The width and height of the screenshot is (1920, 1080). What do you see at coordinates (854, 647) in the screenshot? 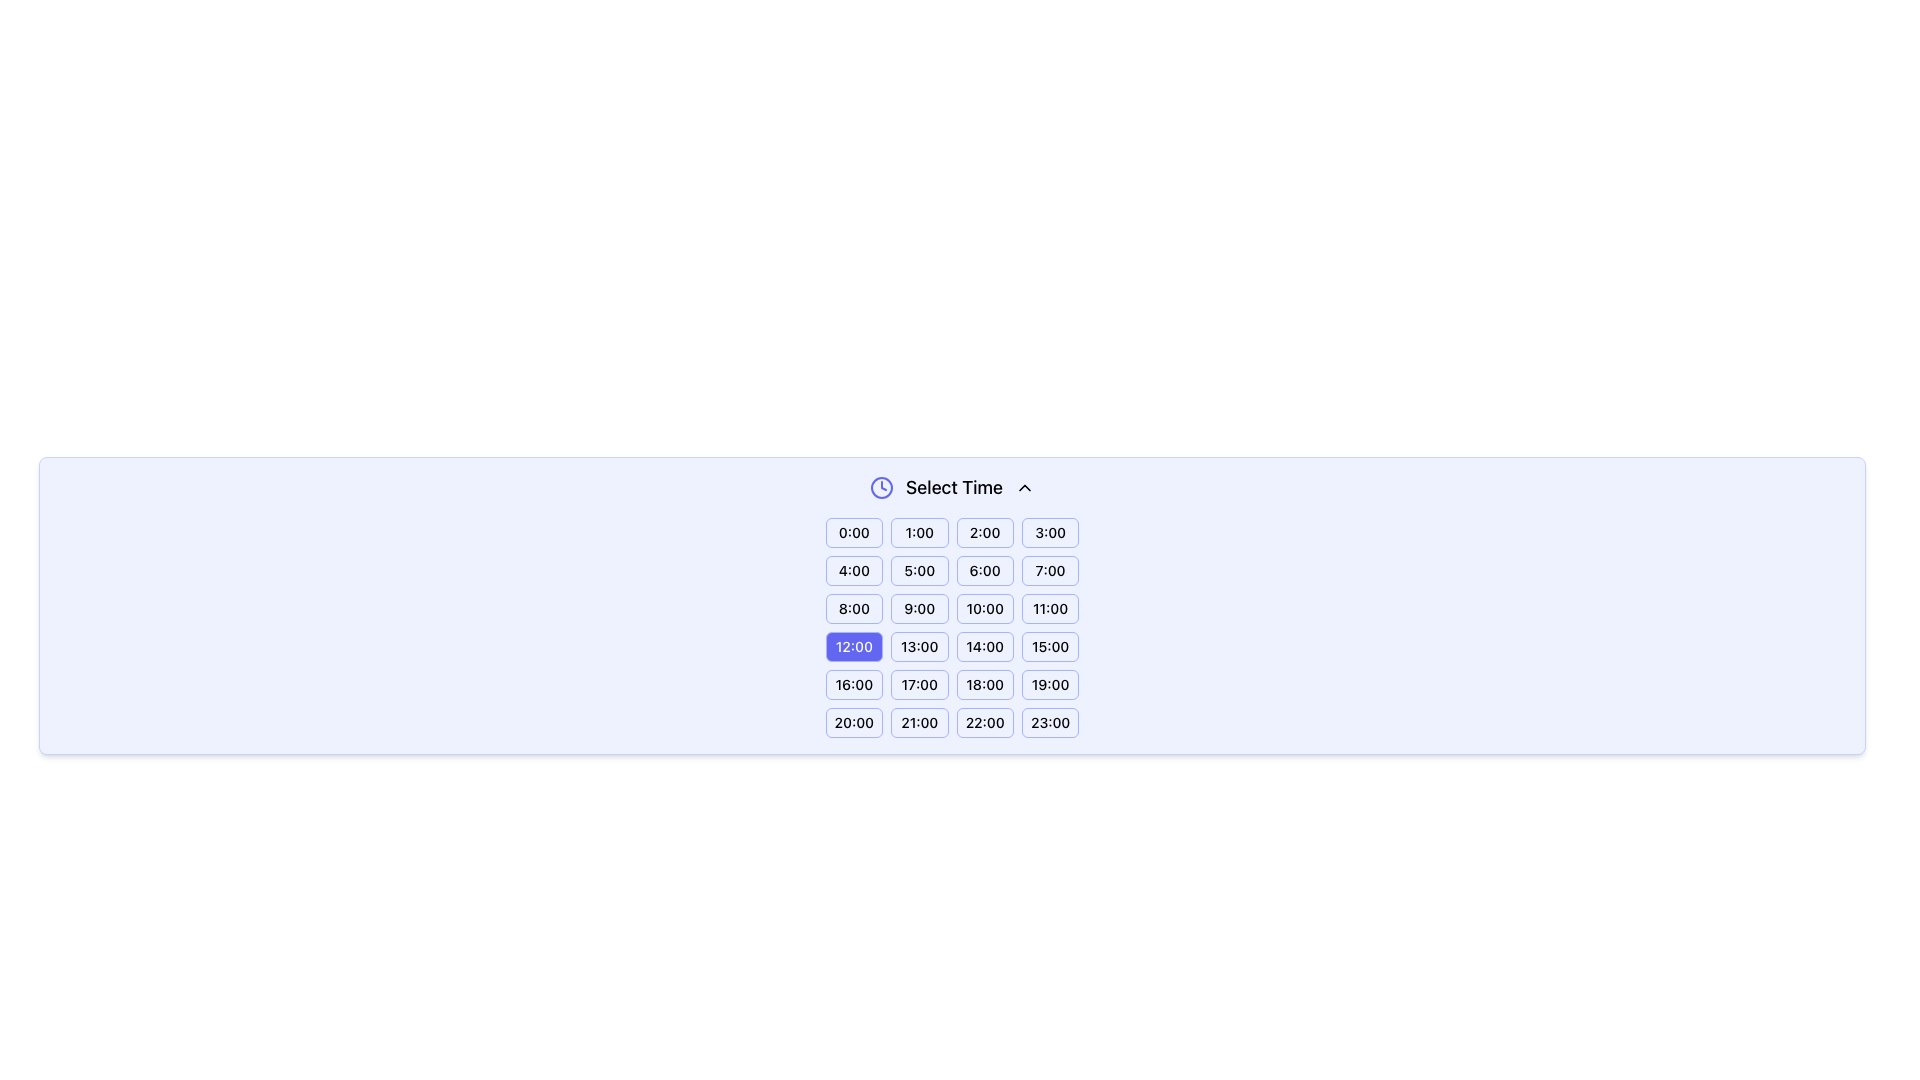
I see `the button displaying '12:00' in white text on an indigo background` at bounding box center [854, 647].